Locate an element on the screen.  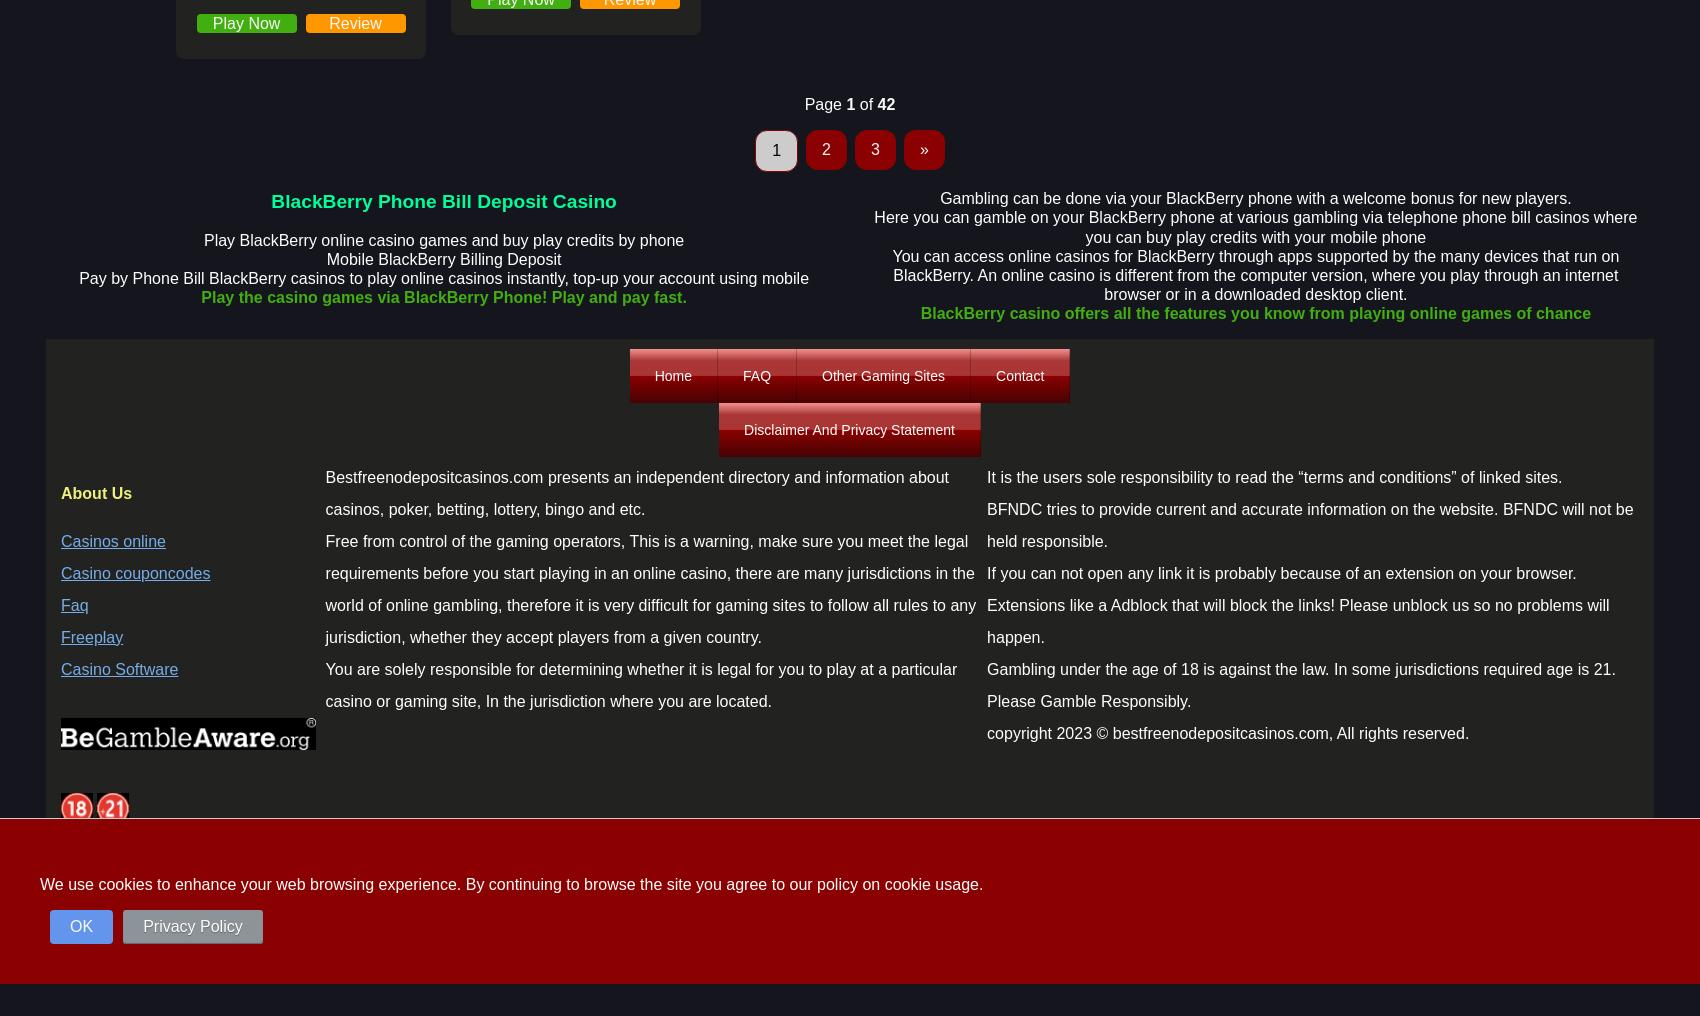
'of' is located at coordinates (865, 104).